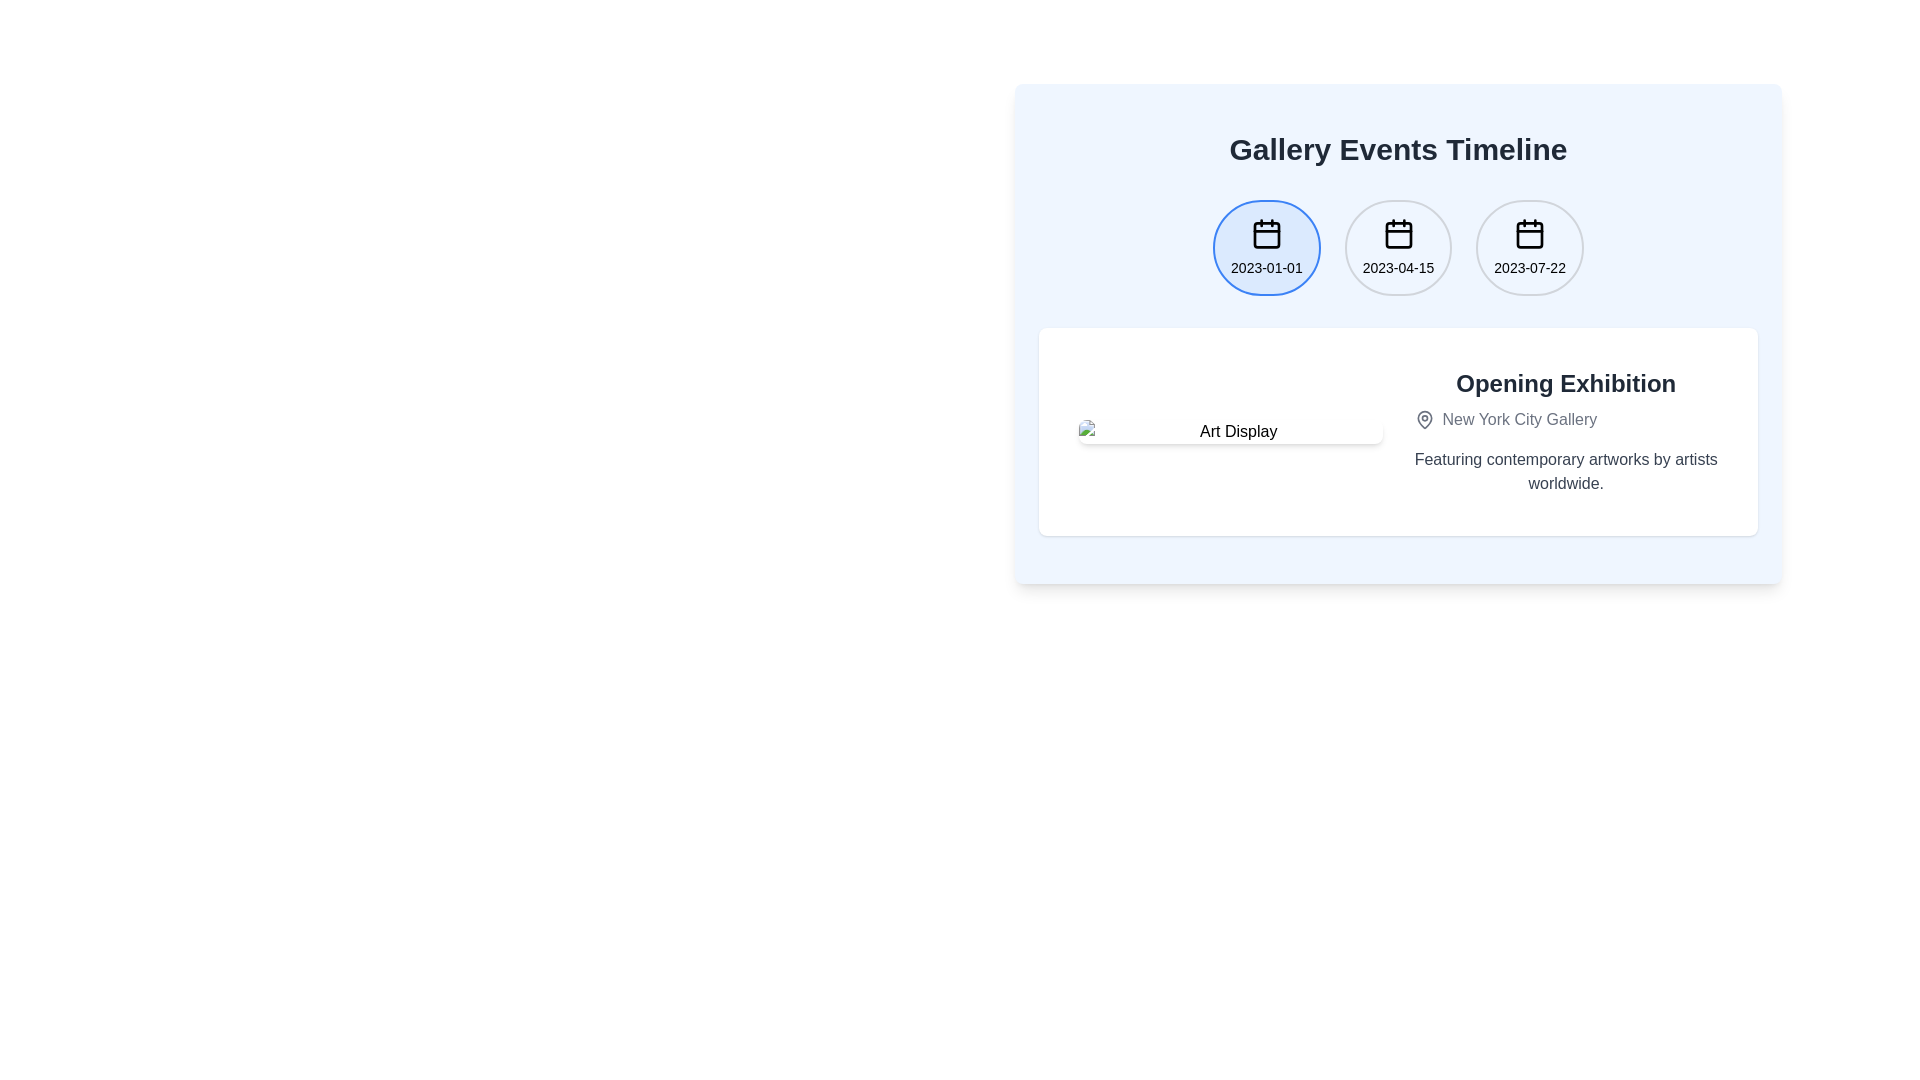 The height and width of the screenshot is (1080, 1920). Describe the element at coordinates (1565, 471) in the screenshot. I see `descriptive text content located in the 'Opening Exhibition' section under the subheading 'New York City Gallery', positioned towards the bottom of this section` at that location.